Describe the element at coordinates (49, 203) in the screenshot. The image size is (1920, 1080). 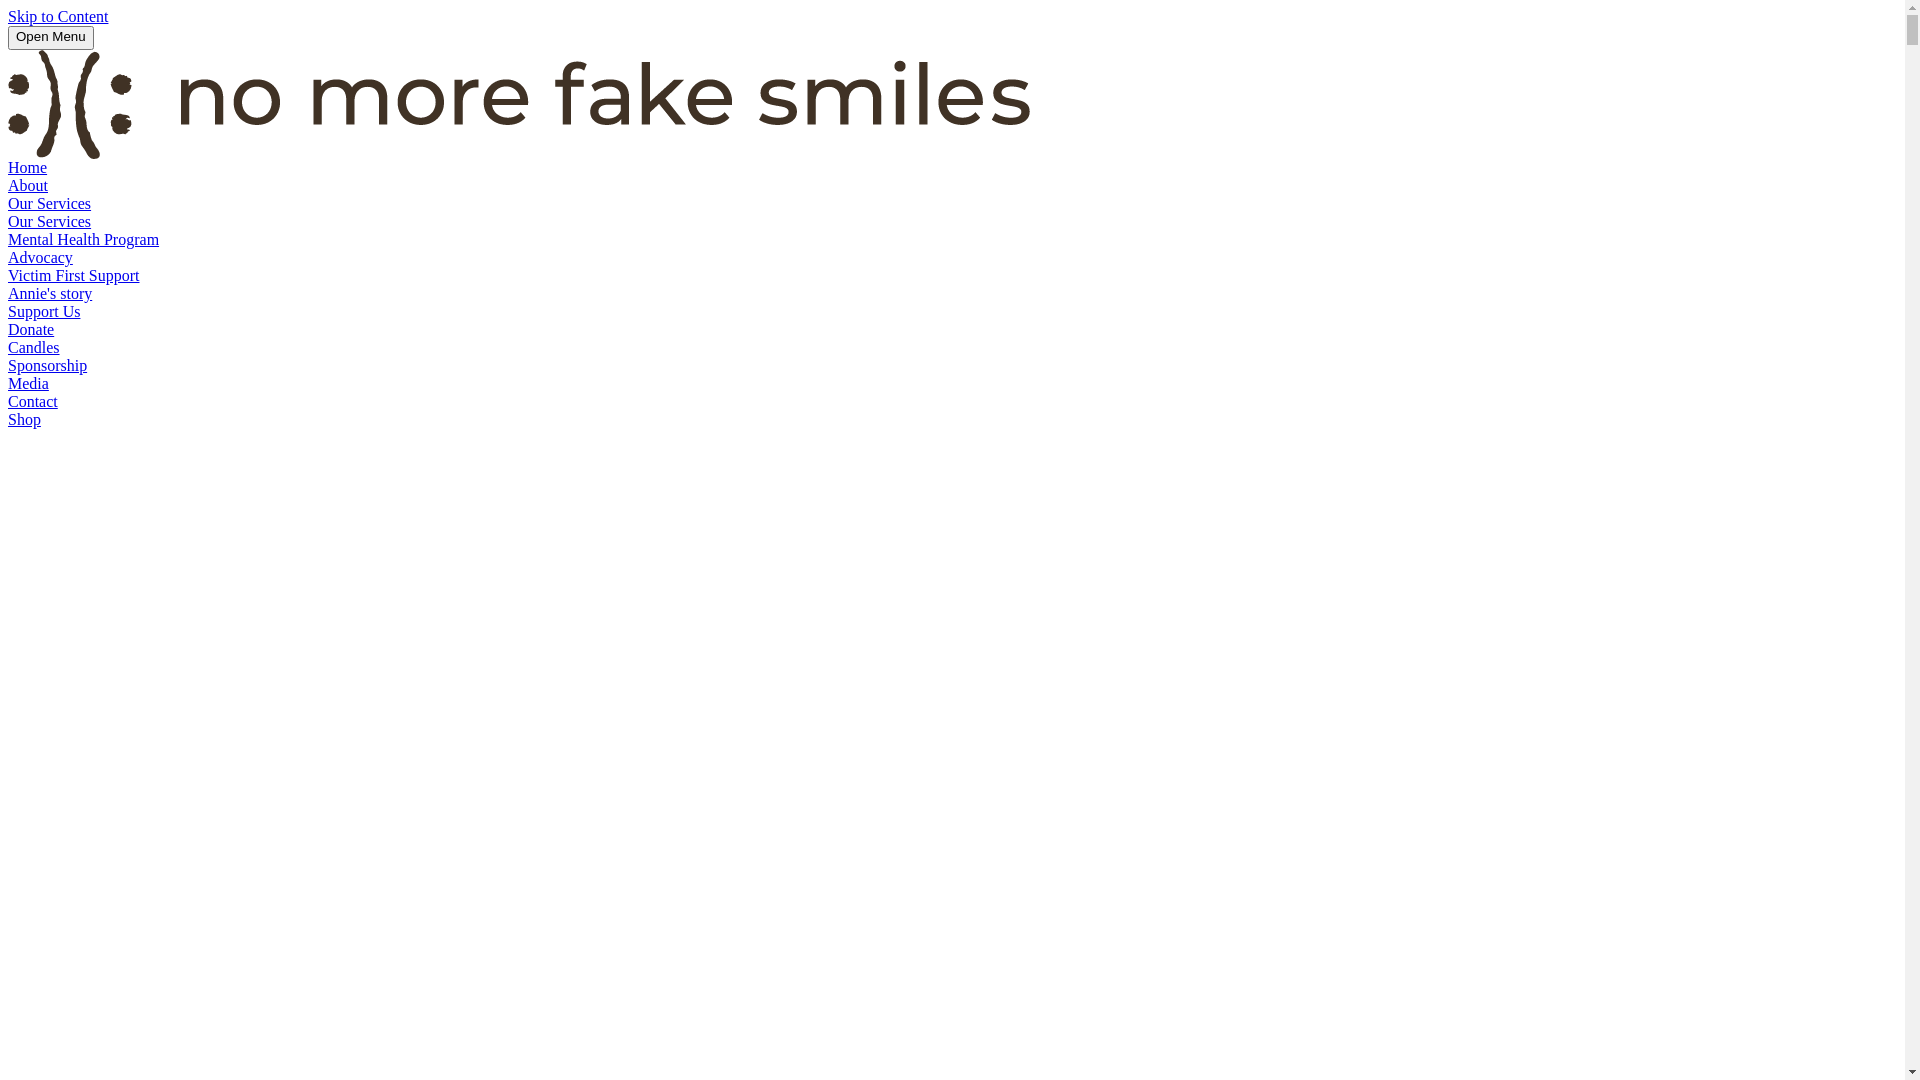
I see `'Our Services'` at that location.